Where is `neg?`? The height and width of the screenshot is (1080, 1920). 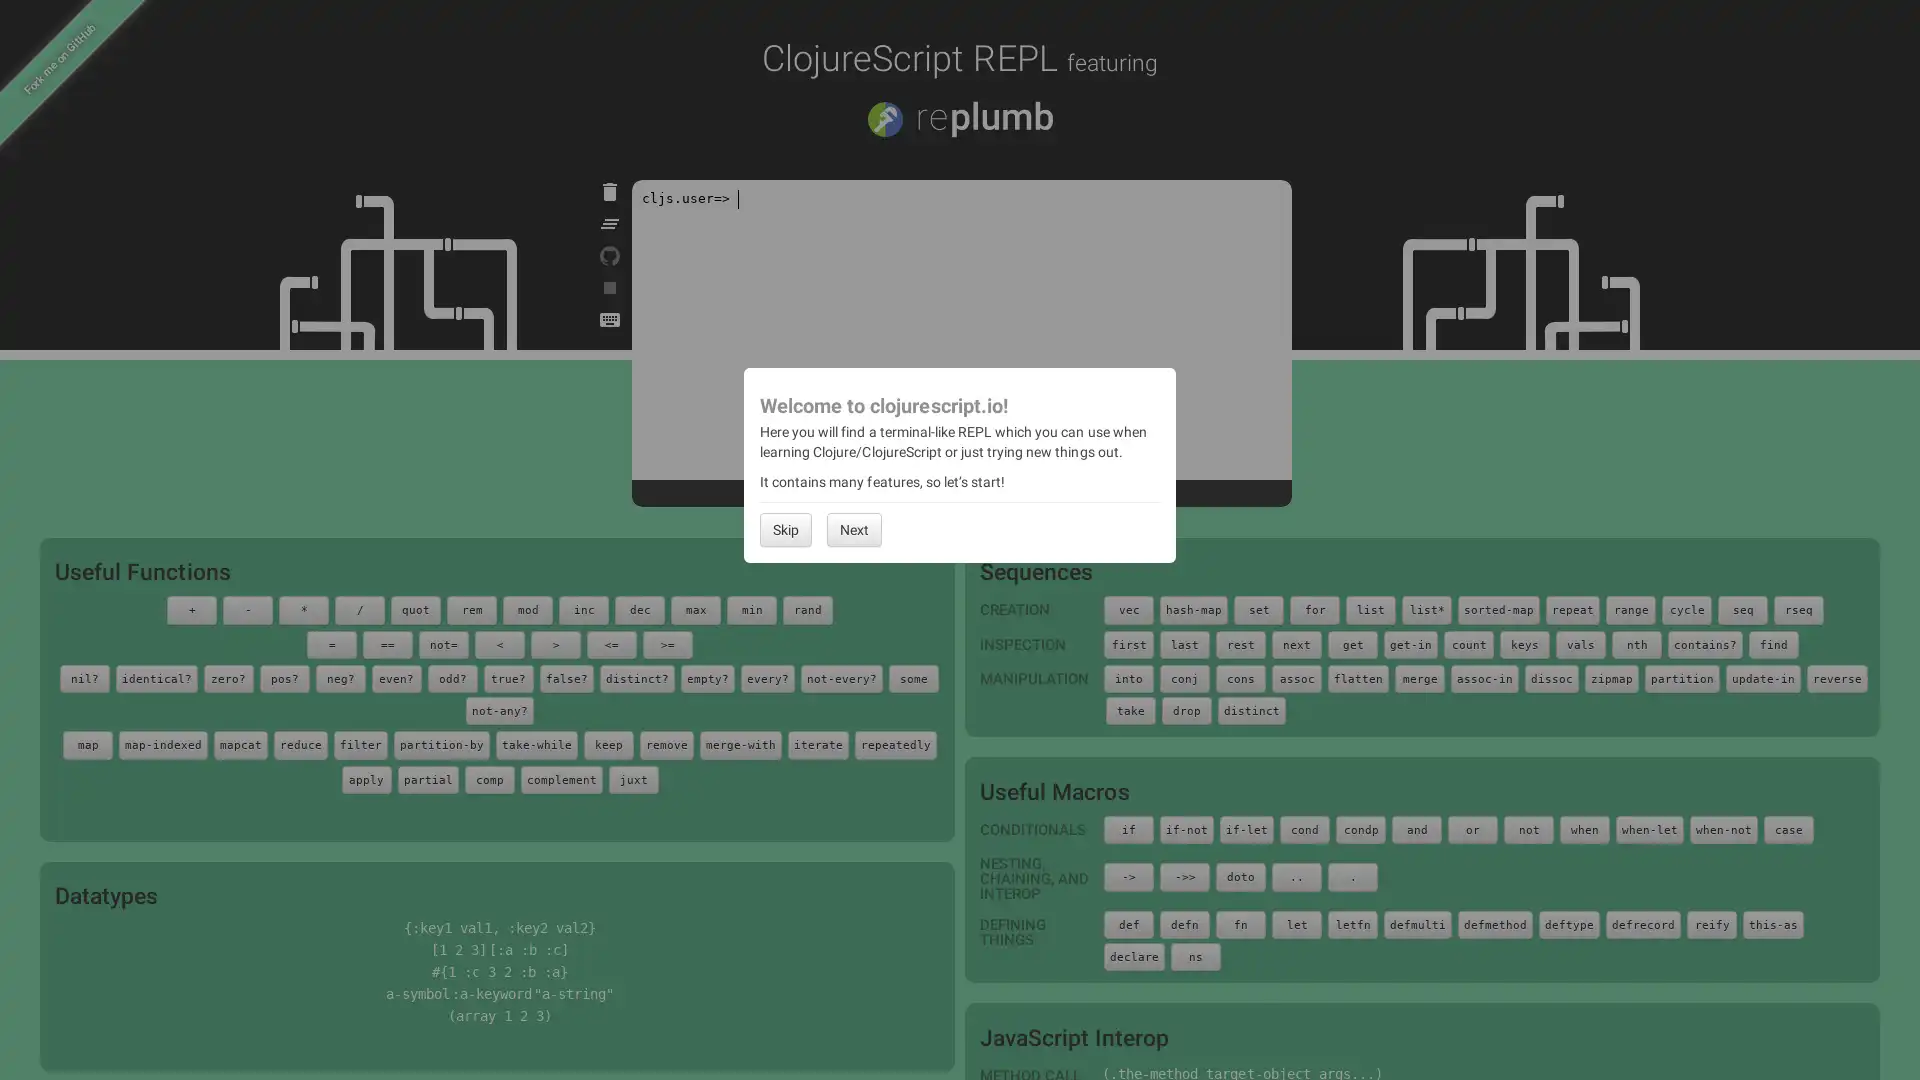
neg? is located at coordinates (340, 677).